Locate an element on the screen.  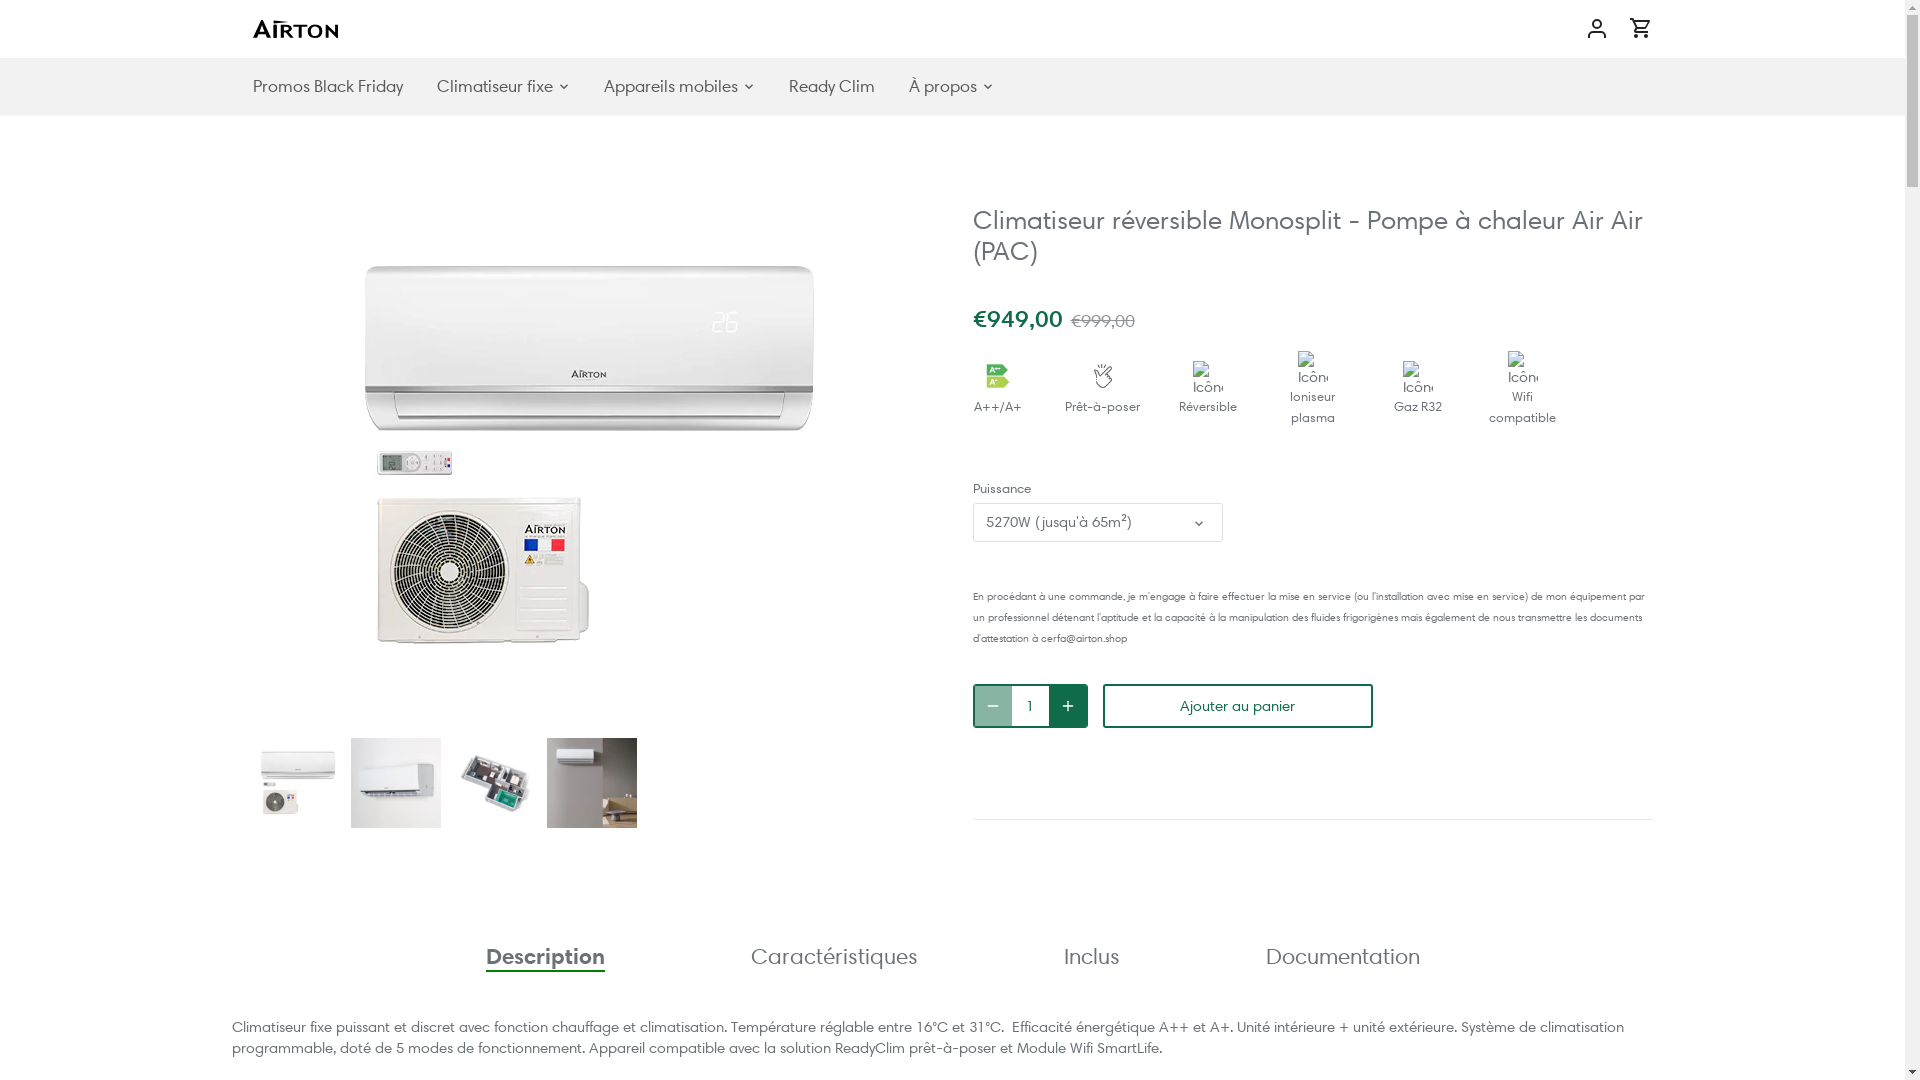
'Description' is located at coordinates (545, 955).